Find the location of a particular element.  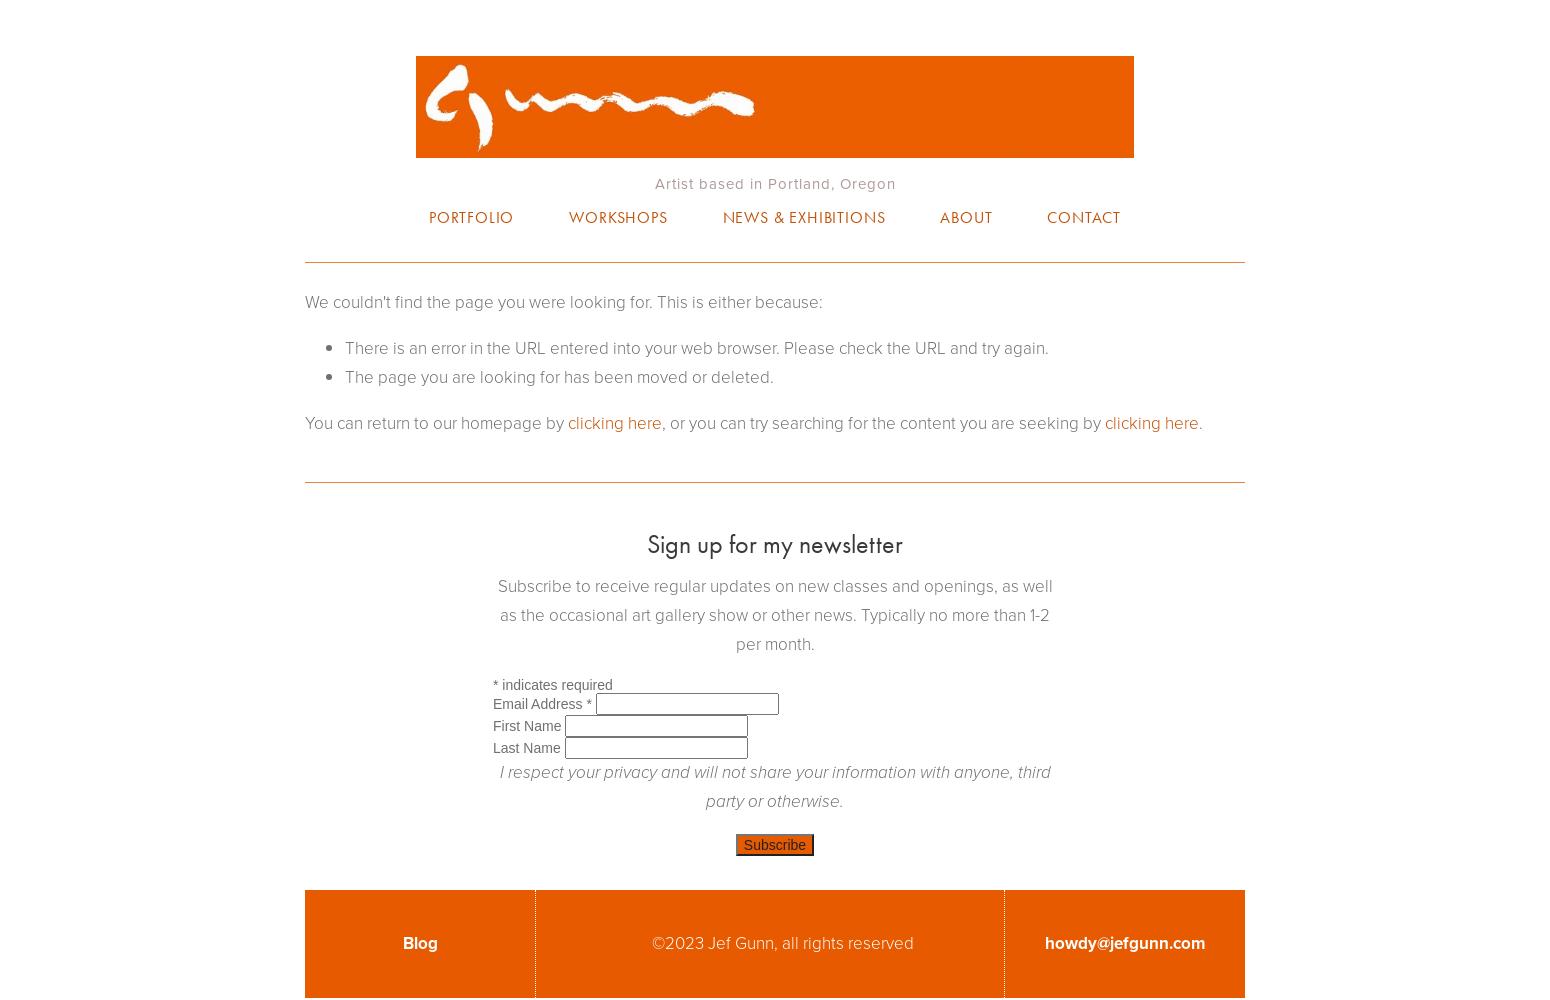

'You can return to our homepage by' is located at coordinates (305, 423).